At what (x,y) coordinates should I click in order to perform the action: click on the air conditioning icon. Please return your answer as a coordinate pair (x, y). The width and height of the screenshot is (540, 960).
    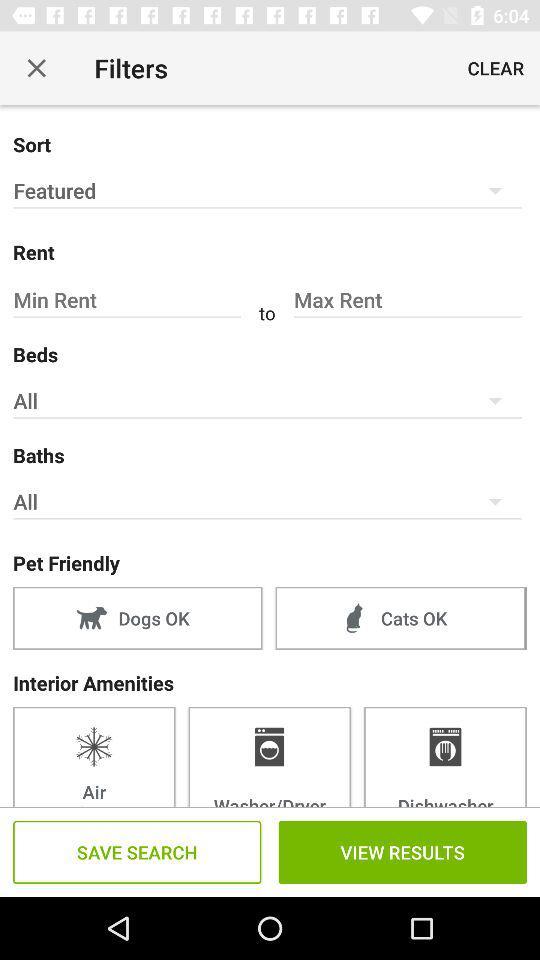
    Looking at the image, I should click on (93, 755).